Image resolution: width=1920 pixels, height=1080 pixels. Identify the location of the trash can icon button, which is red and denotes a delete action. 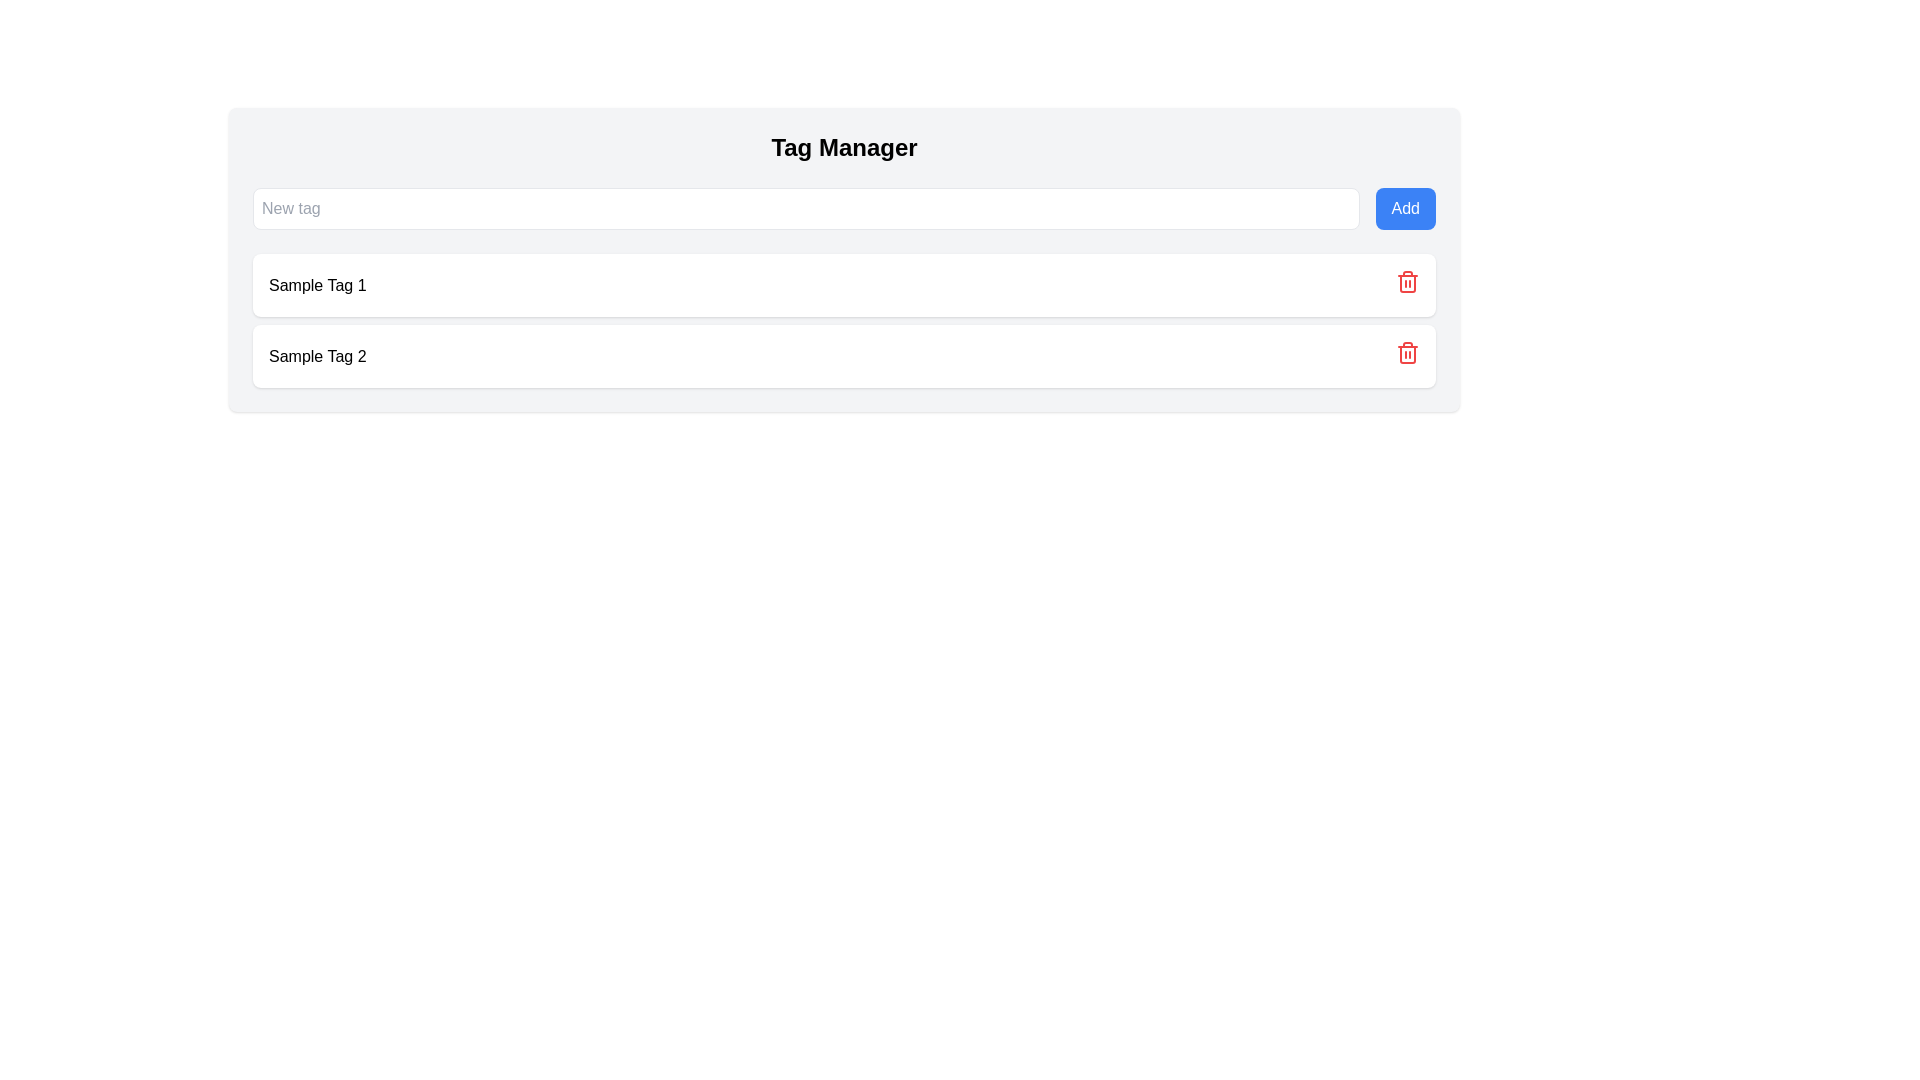
(1406, 285).